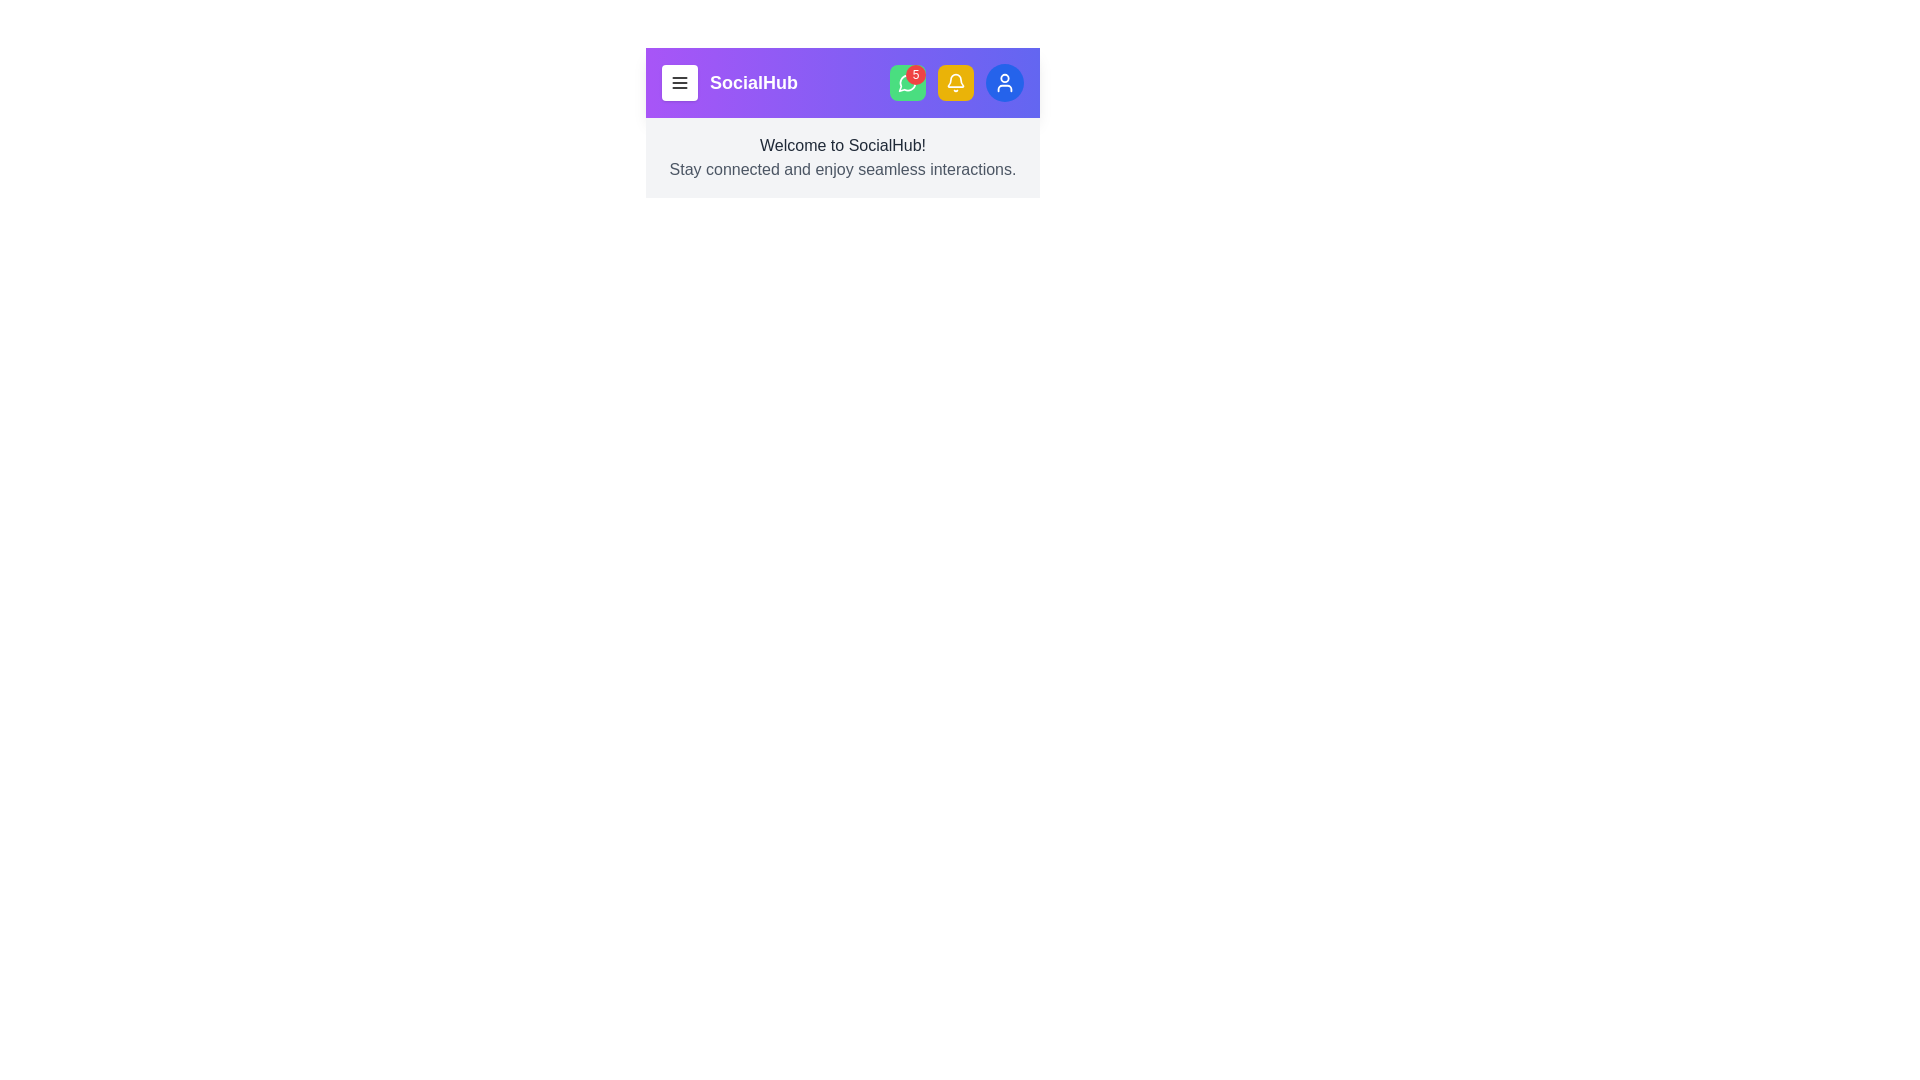 This screenshot has width=1920, height=1080. I want to click on the user profile button to access account options, so click(1004, 82).